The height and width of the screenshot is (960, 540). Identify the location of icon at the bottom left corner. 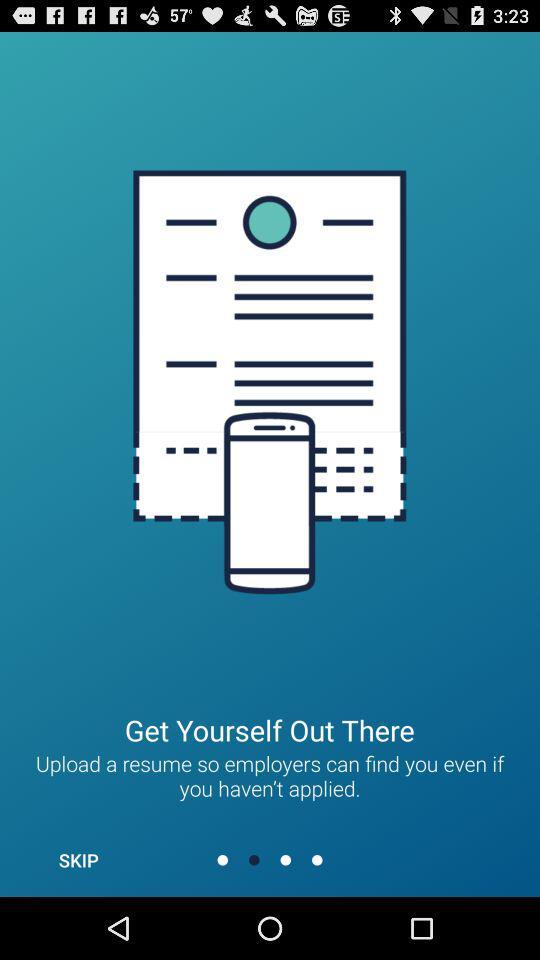
(77, 859).